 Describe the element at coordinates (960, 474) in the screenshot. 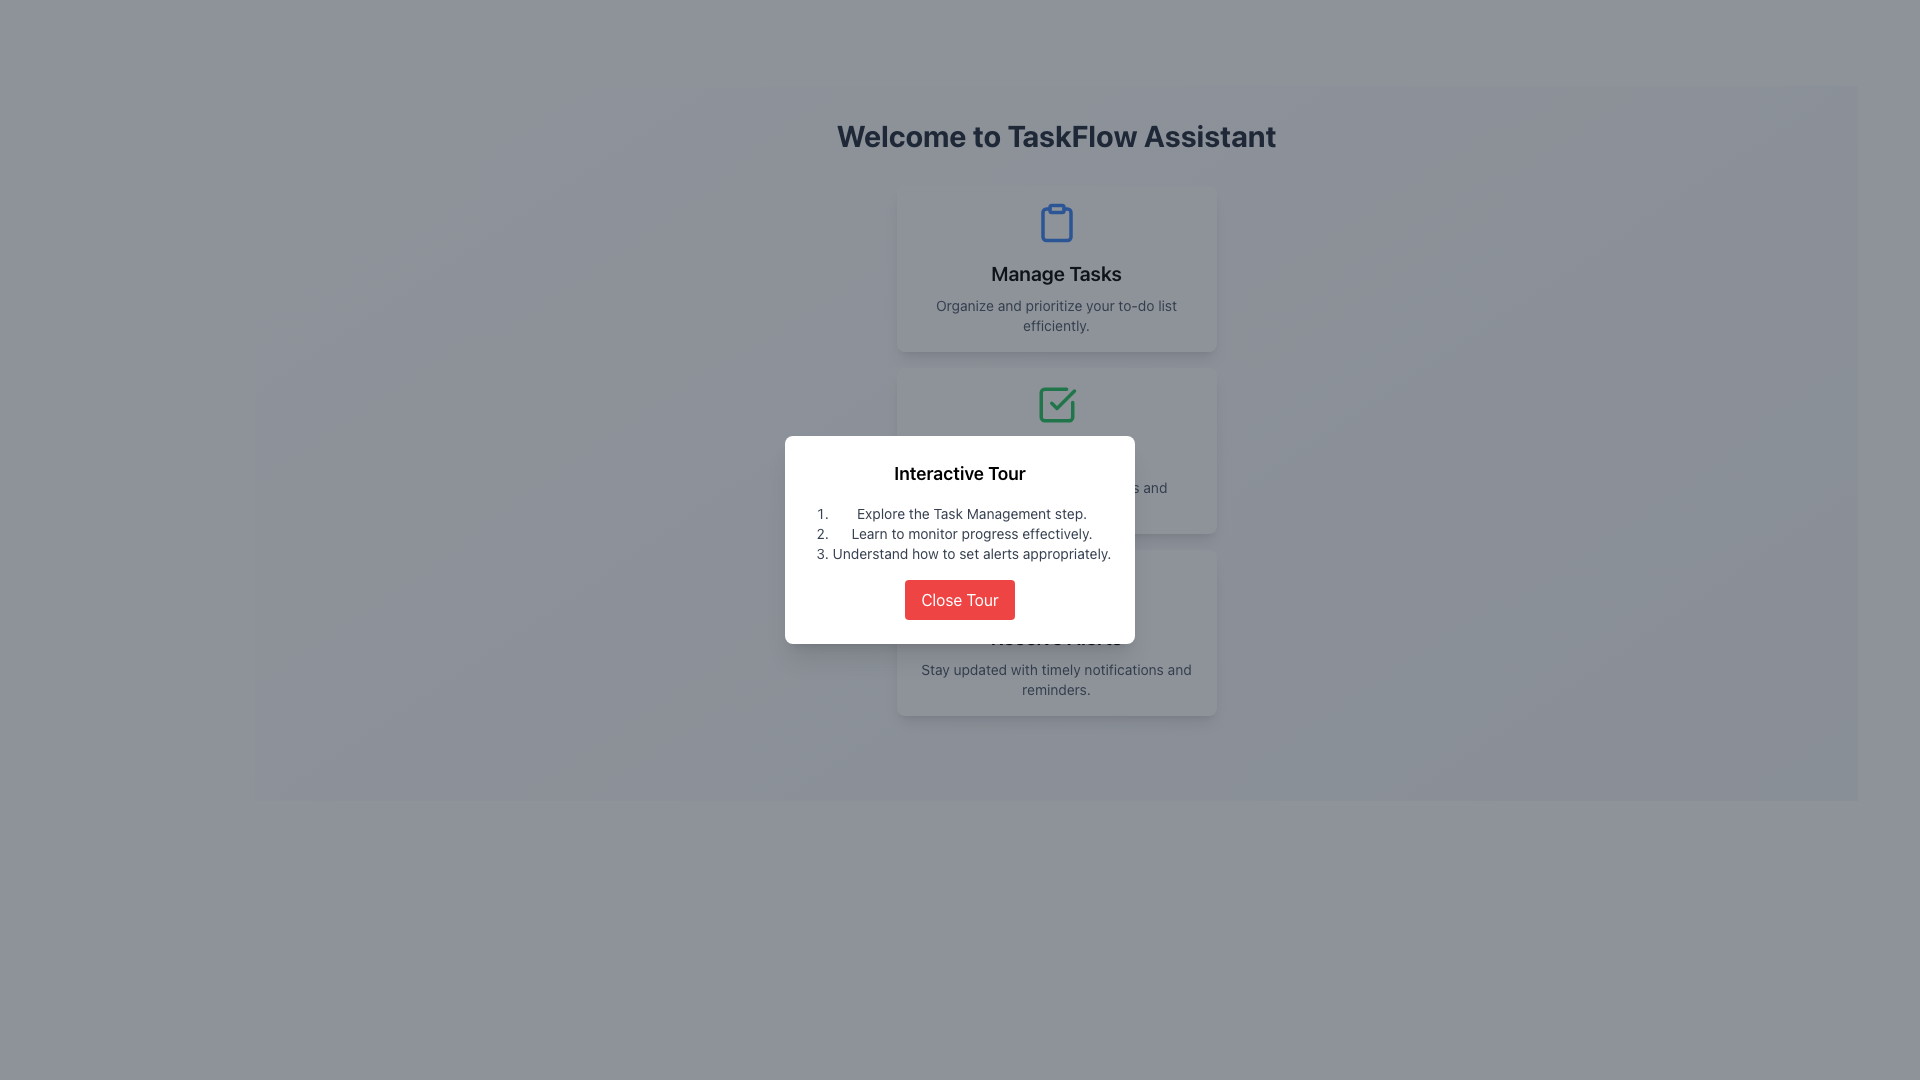

I see `the Text Label (Header Style) that serves as the title of the modal box, which is positioned at the top center of the modal, indicating the purpose of the content` at that location.